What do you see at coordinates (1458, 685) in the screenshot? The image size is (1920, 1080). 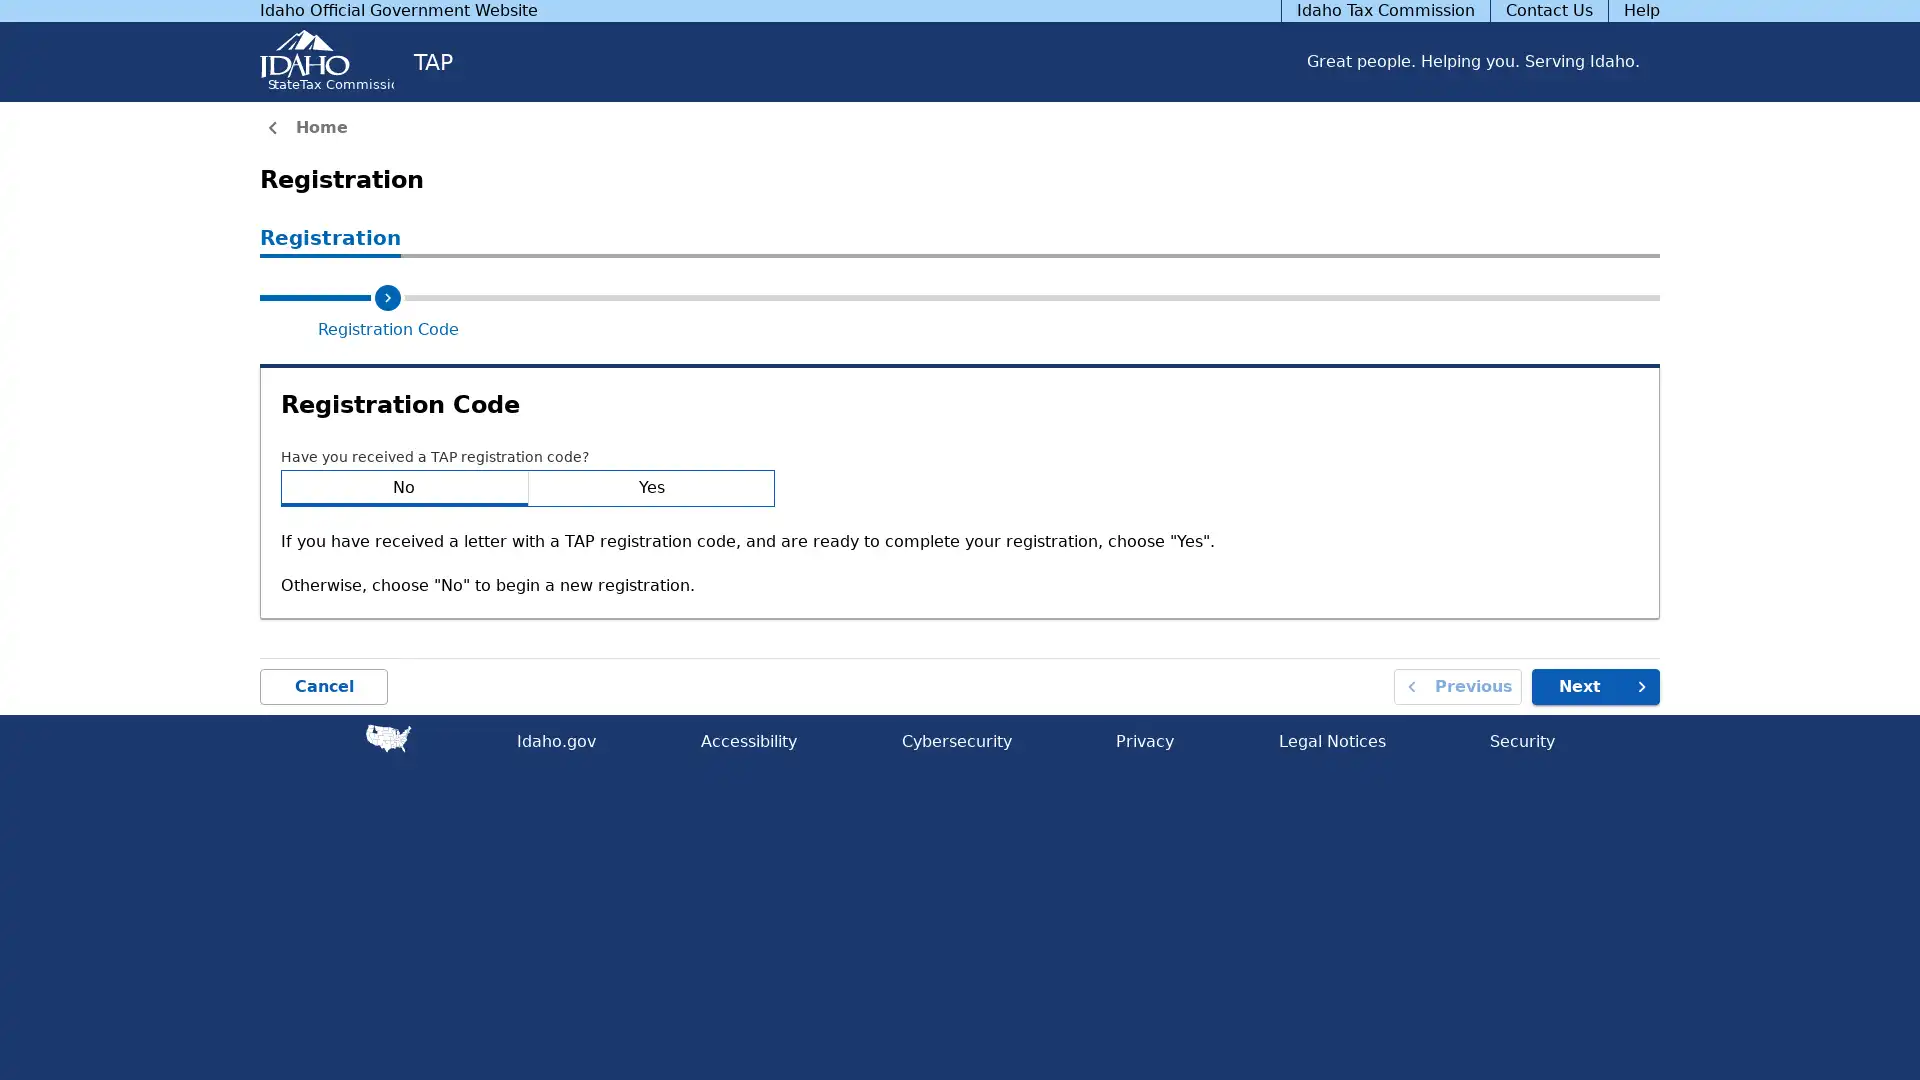 I see `Previous` at bounding box center [1458, 685].